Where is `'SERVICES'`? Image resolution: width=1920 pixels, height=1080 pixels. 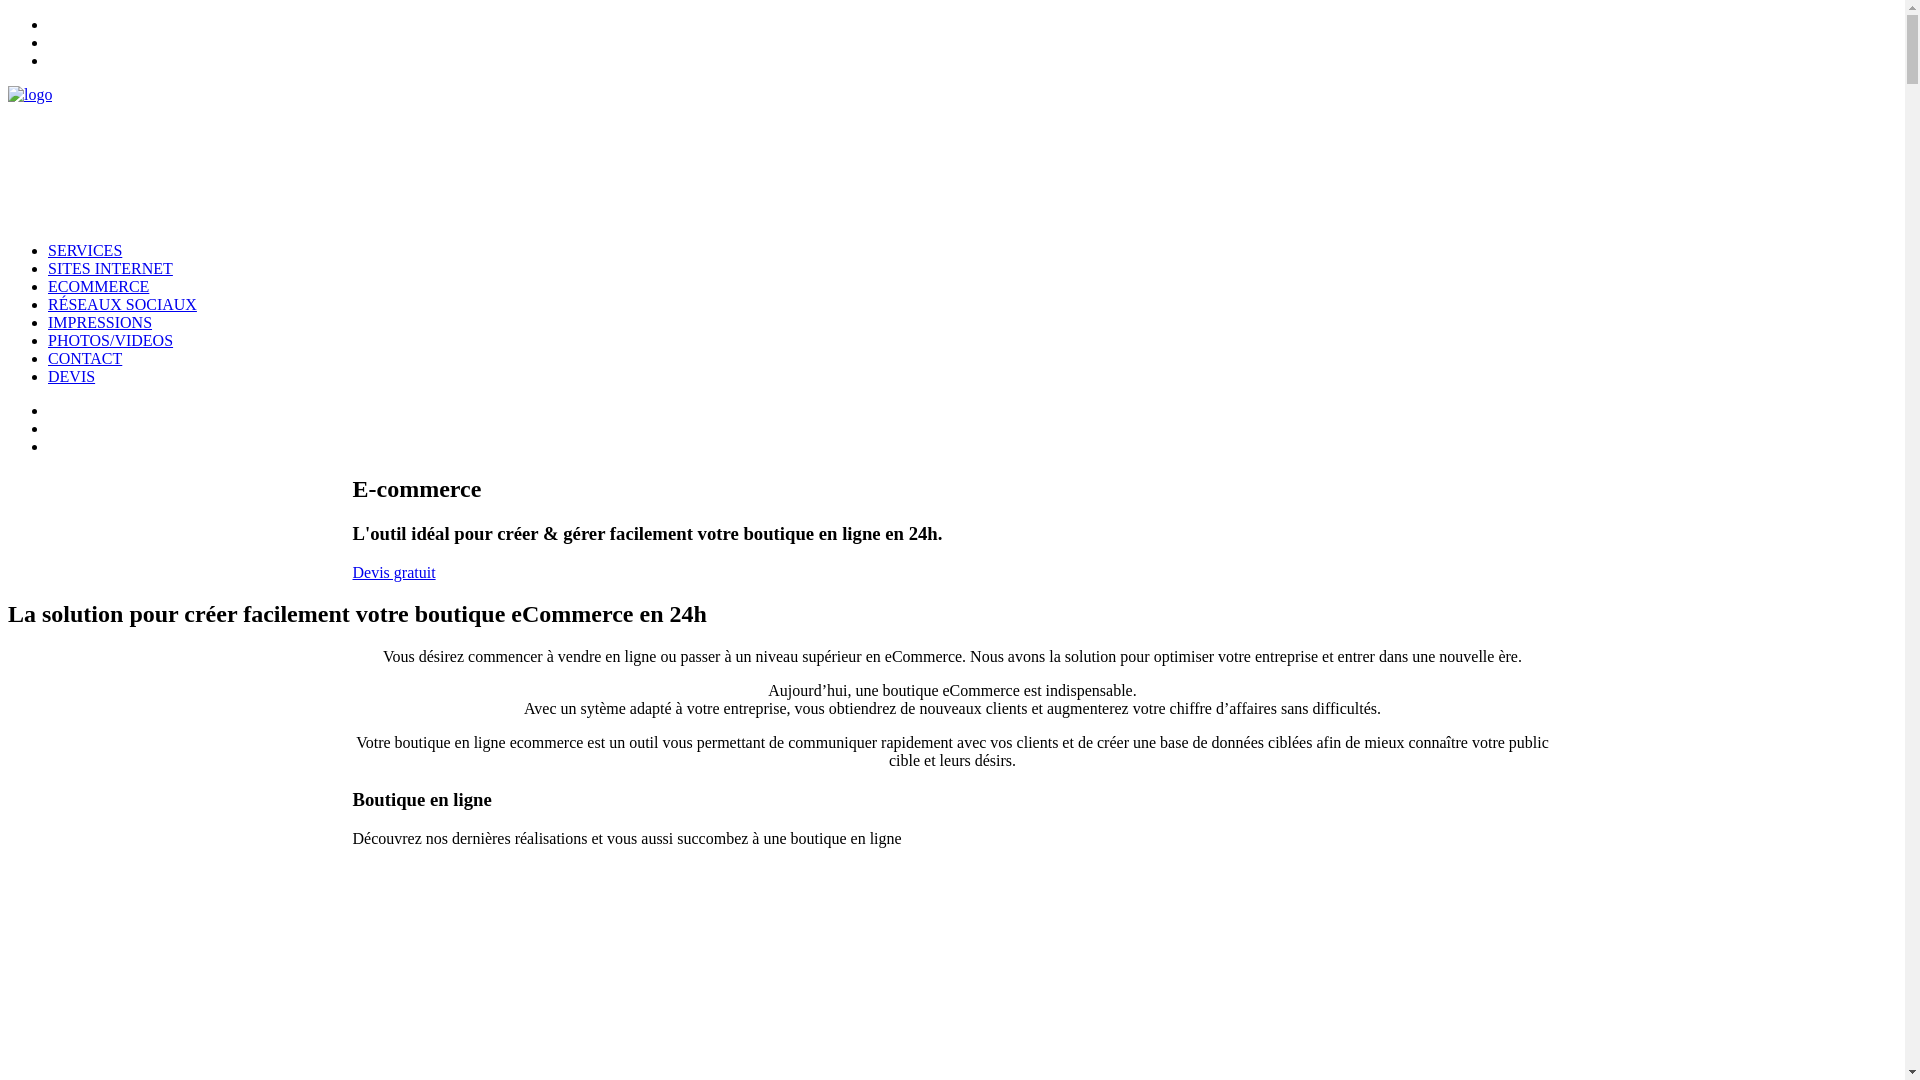 'SERVICES' is located at coordinates (84, 249).